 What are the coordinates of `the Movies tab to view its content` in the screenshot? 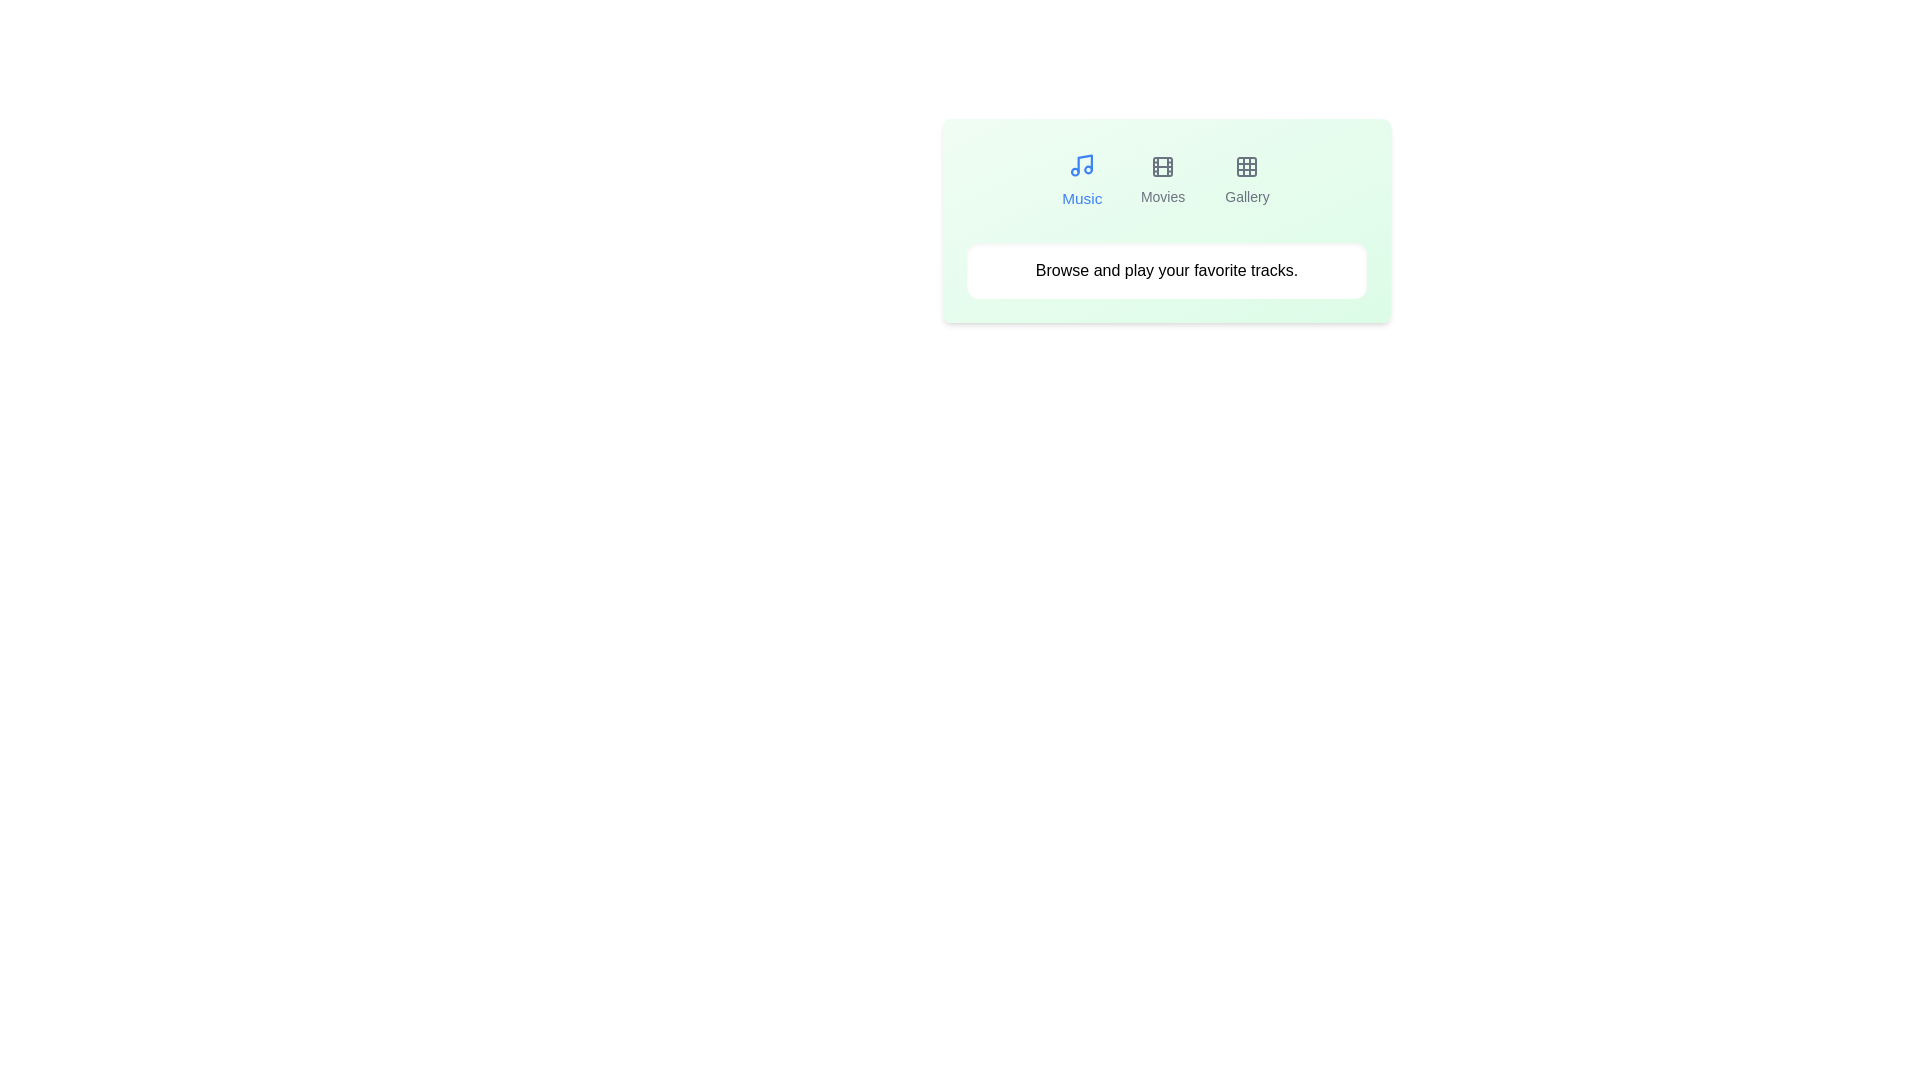 It's located at (1162, 181).